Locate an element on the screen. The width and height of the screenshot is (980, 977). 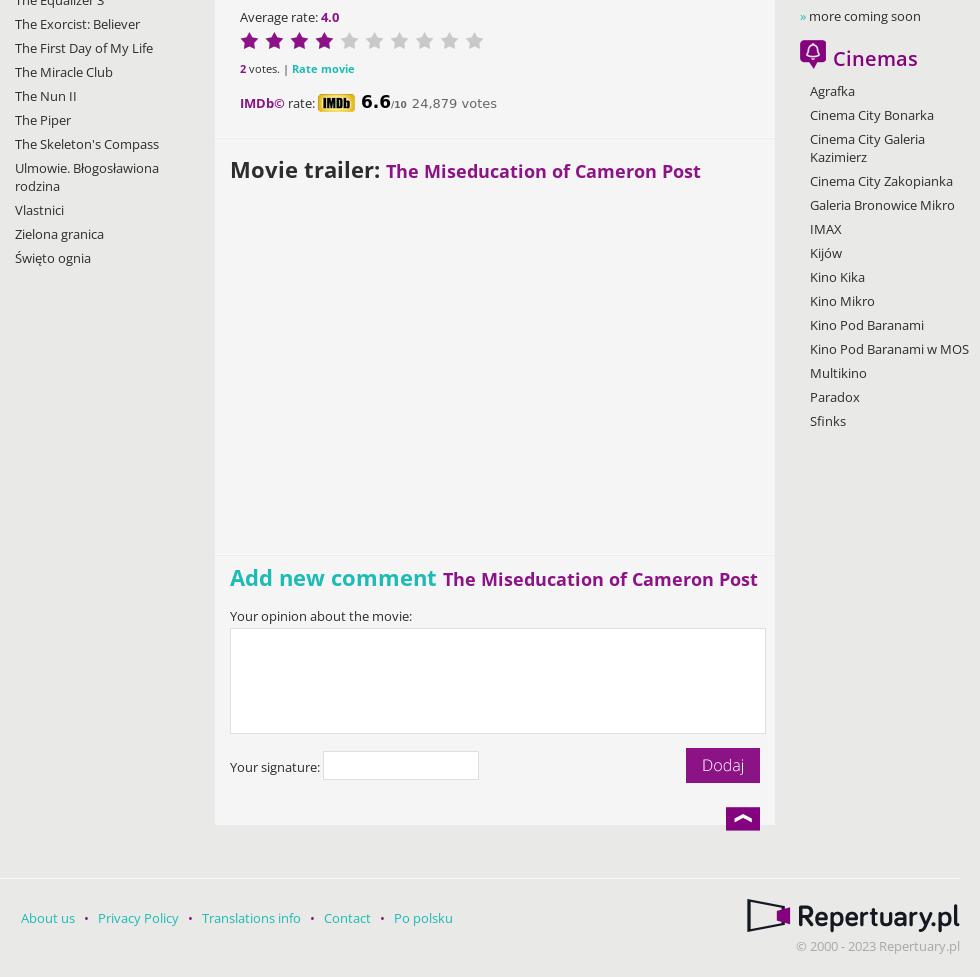
'The Exorcist: Believer' is located at coordinates (14, 24).